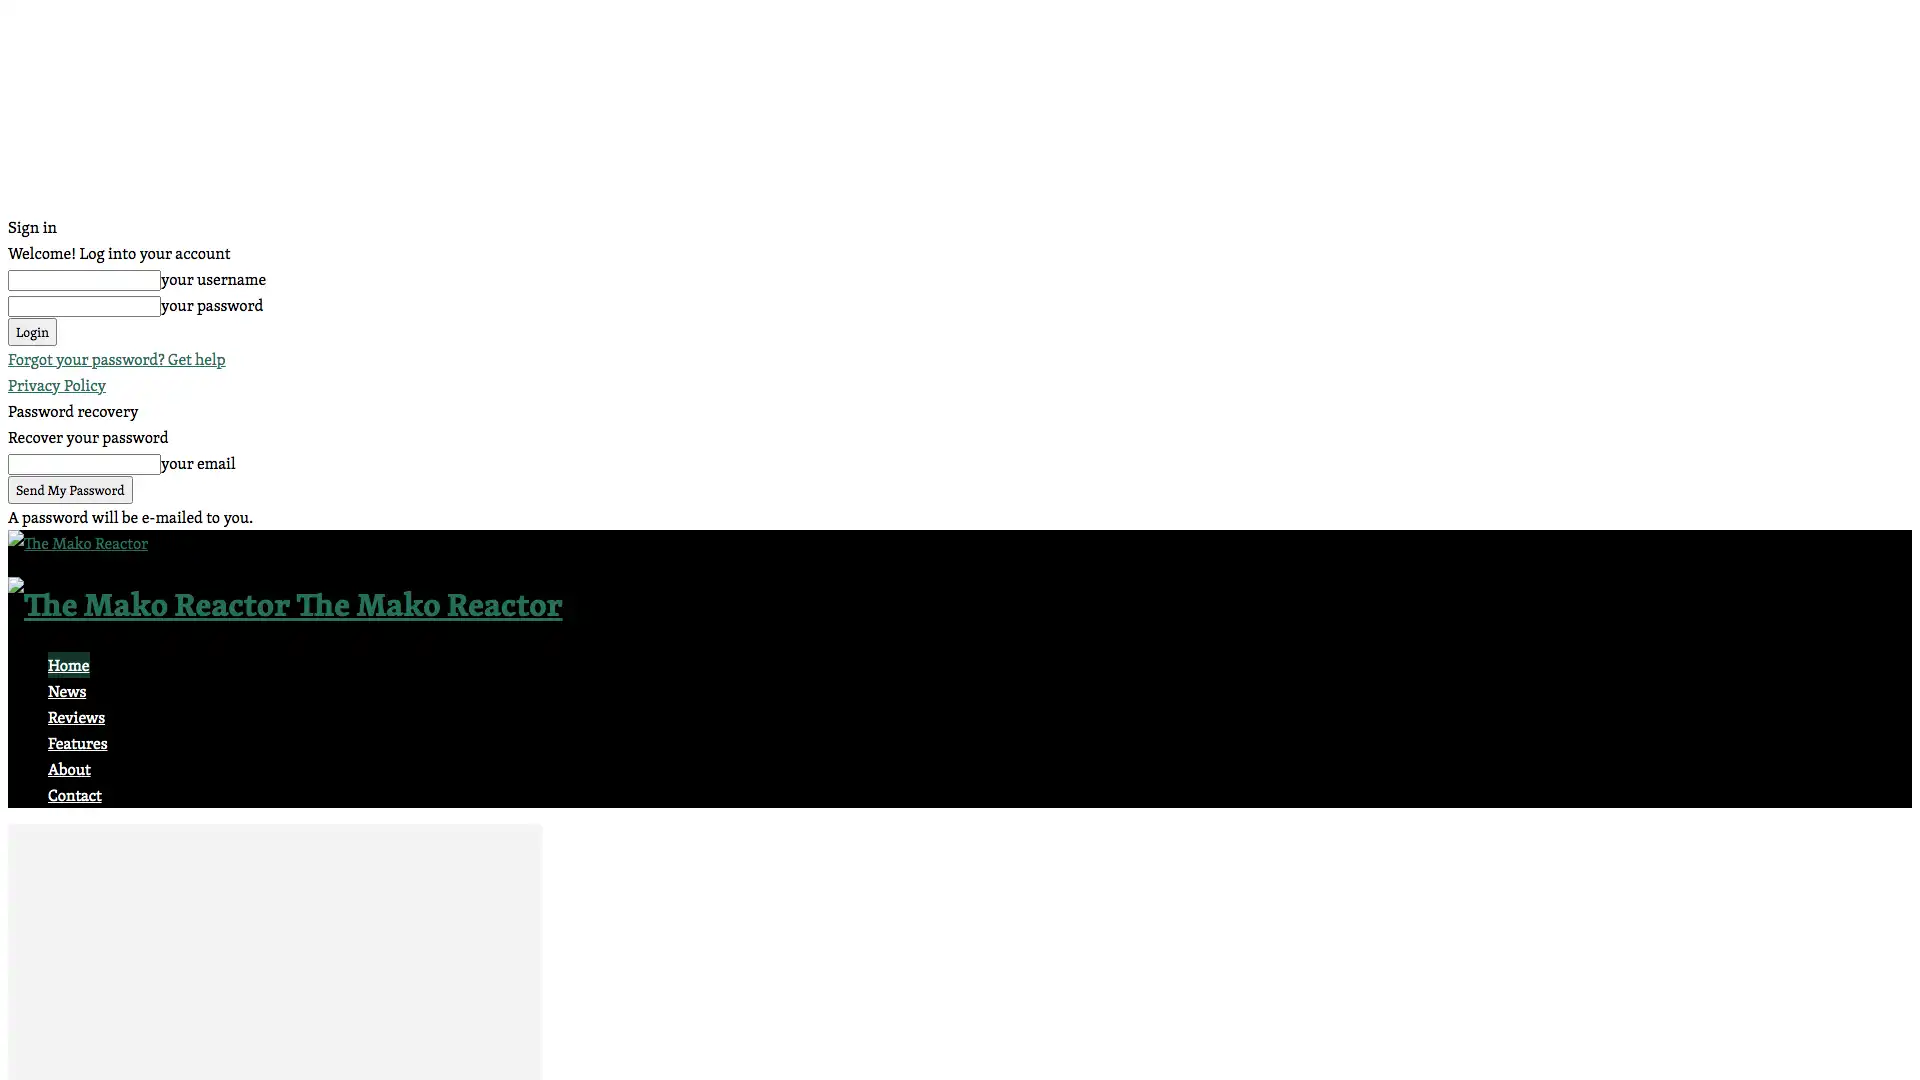  Describe the element at coordinates (70, 489) in the screenshot. I see `Send My Password` at that location.